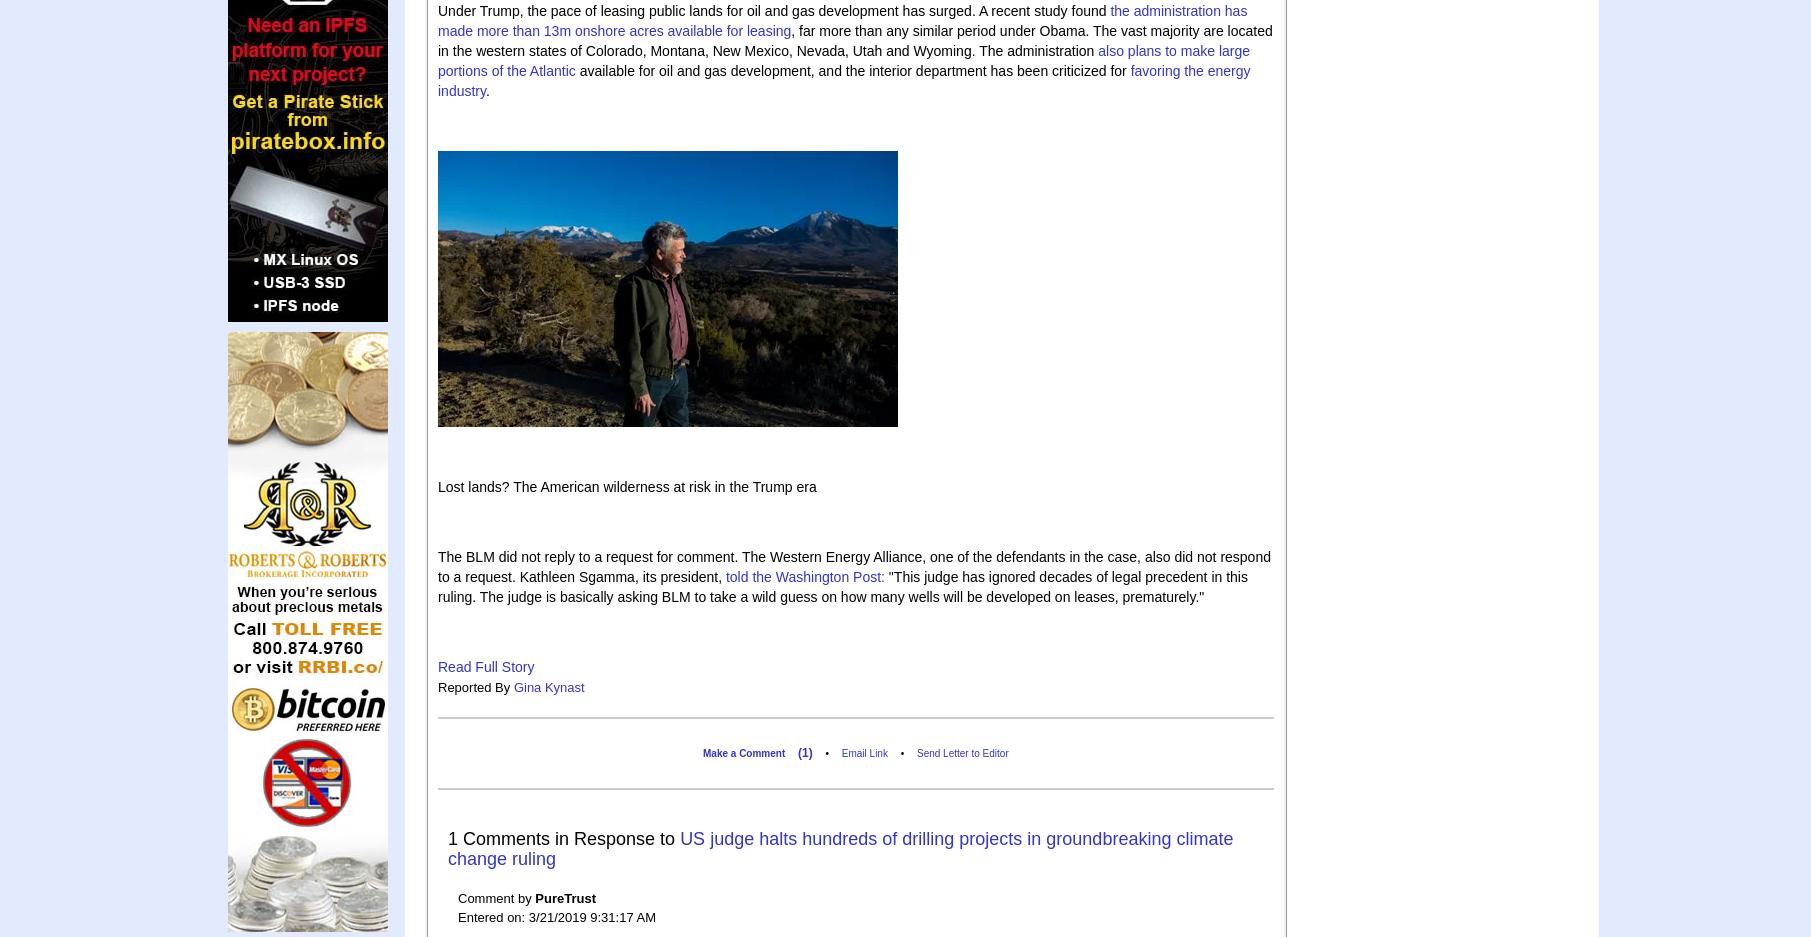 The height and width of the screenshot is (937, 1811). What do you see at coordinates (591, 916) in the screenshot?
I see `'3/21/2019 9:31:17 AM'` at bounding box center [591, 916].